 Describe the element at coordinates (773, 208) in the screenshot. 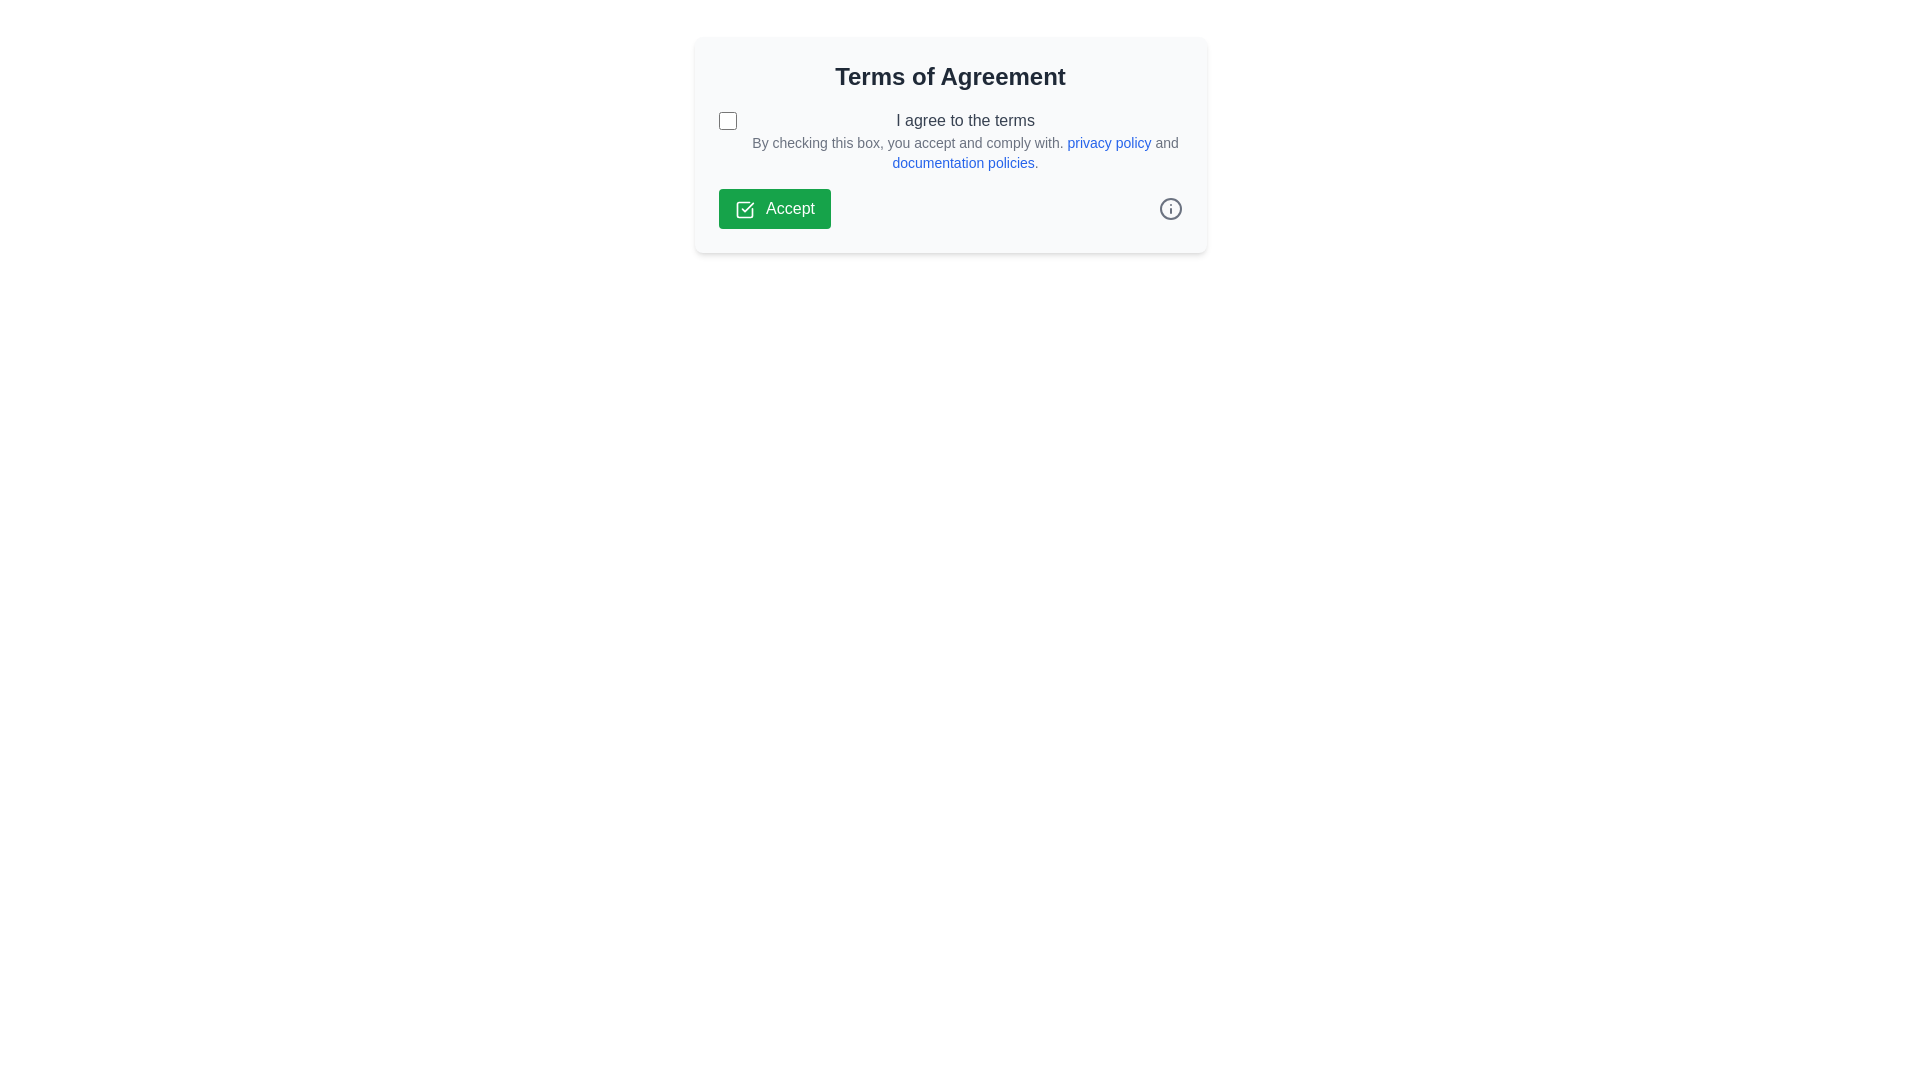

I see `the 'Accept' button with a vibrant green background and a white checkmark icon located at the bottom-left corner of the 'Terms of Agreement' section to confirm acceptance` at that location.